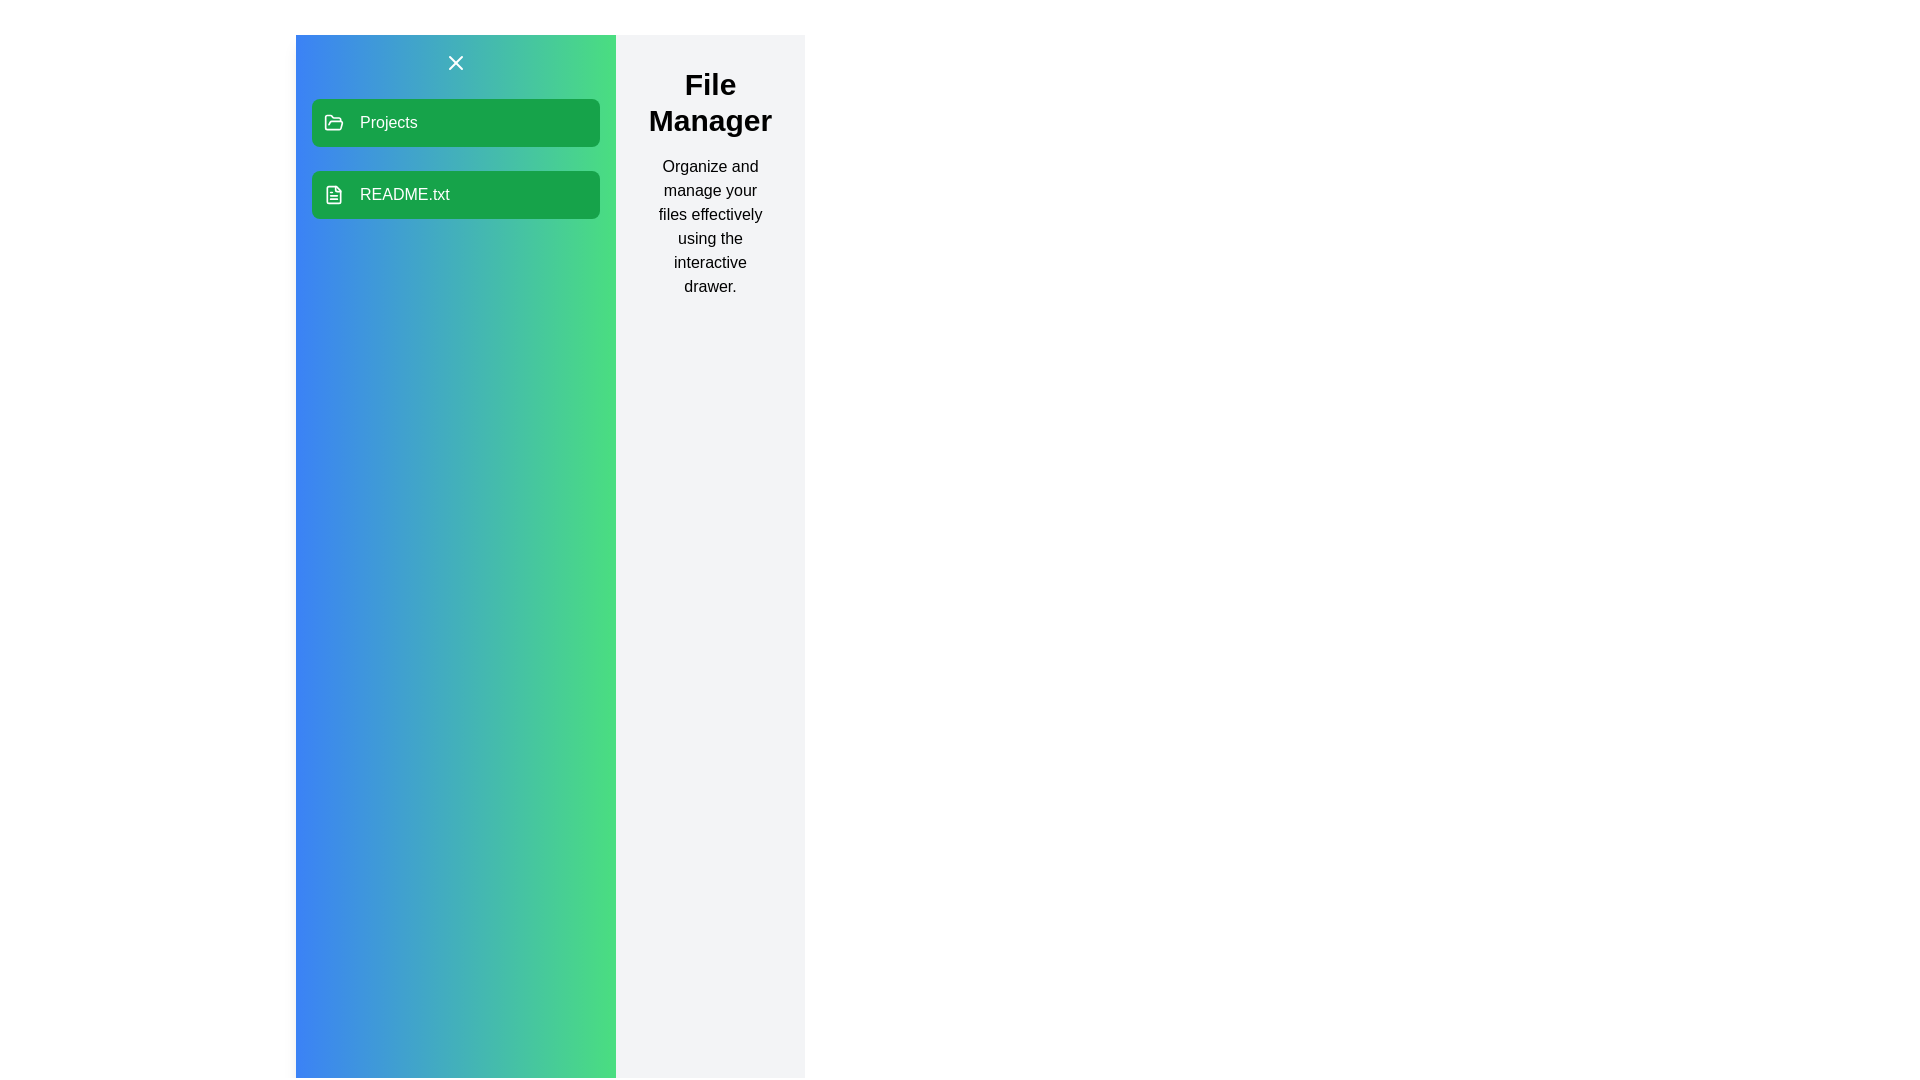  I want to click on the close button to toggle the visibility of the drawer, so click(455, 61).